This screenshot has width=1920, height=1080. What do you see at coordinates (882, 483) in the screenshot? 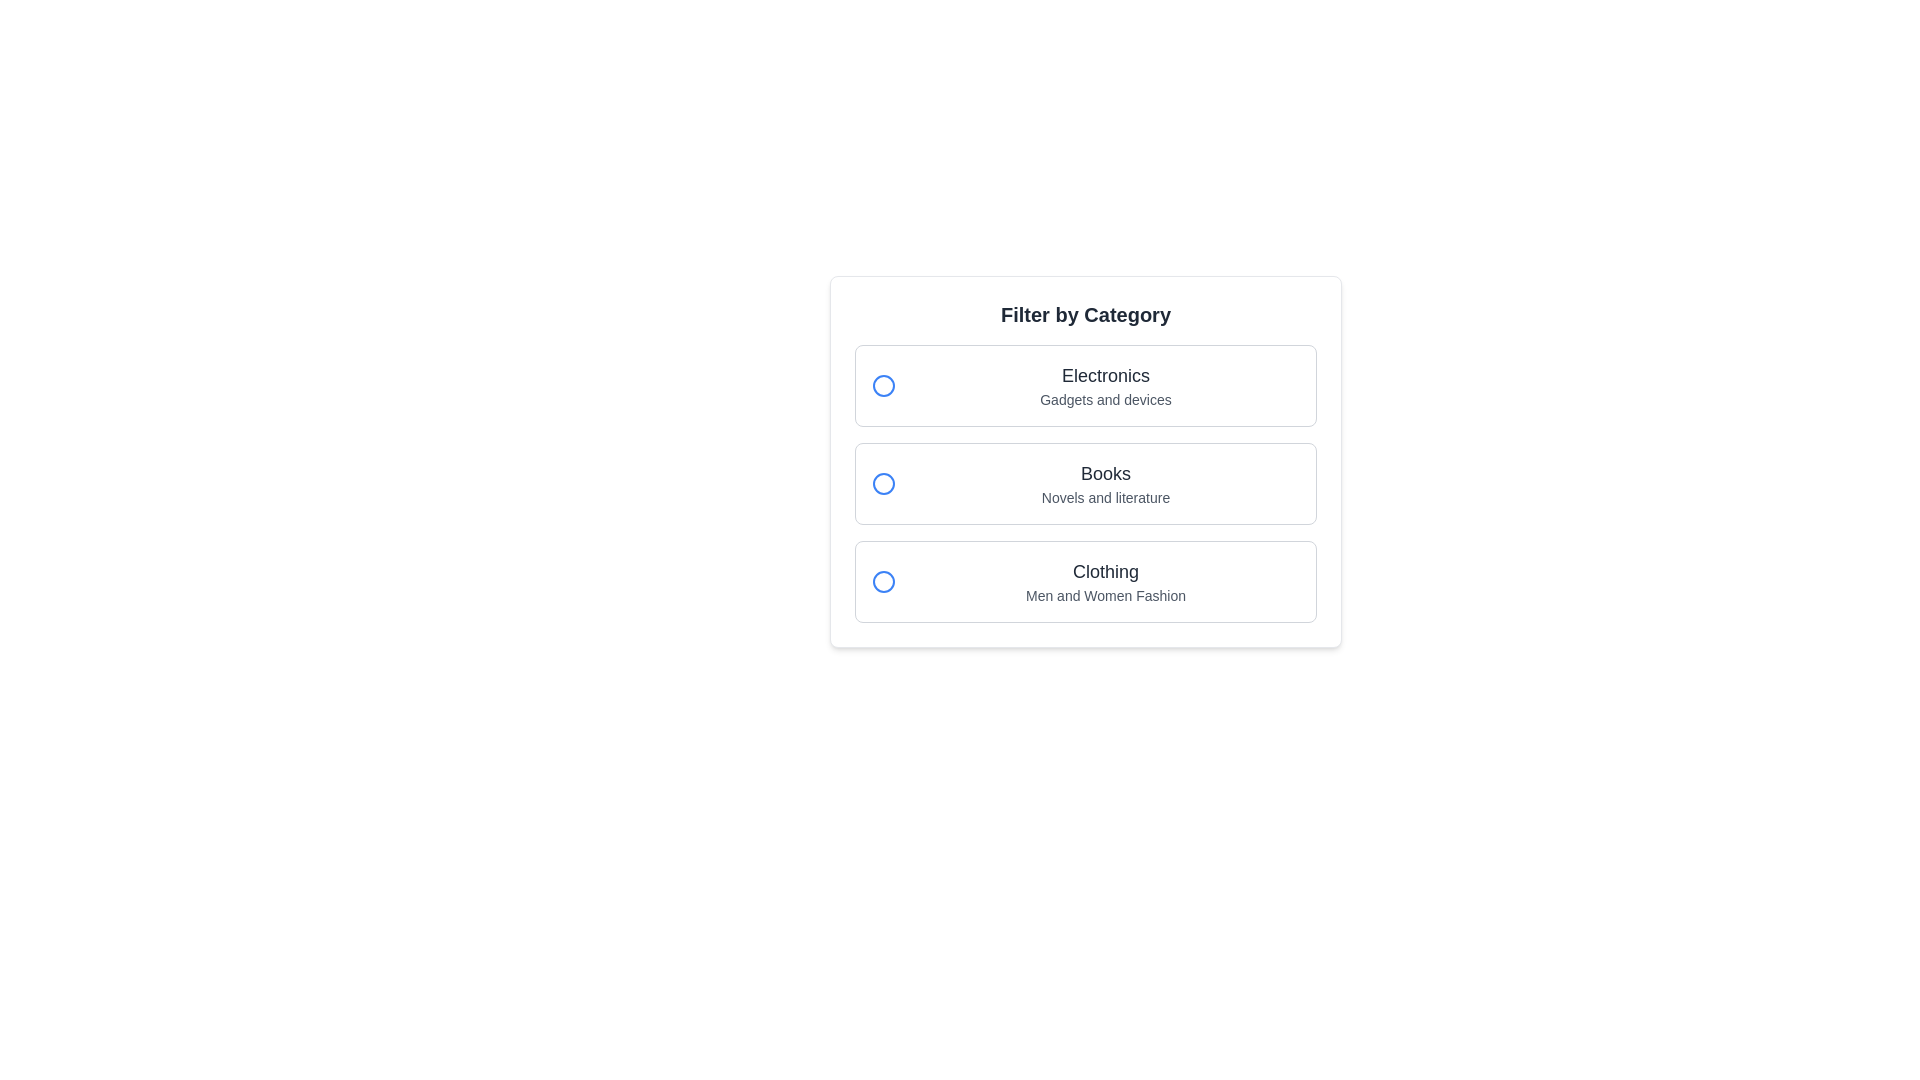
I see `the blue circular radio button located in the 'Books' card for tooltip or visual feedback` at bounding box center [882, 483].